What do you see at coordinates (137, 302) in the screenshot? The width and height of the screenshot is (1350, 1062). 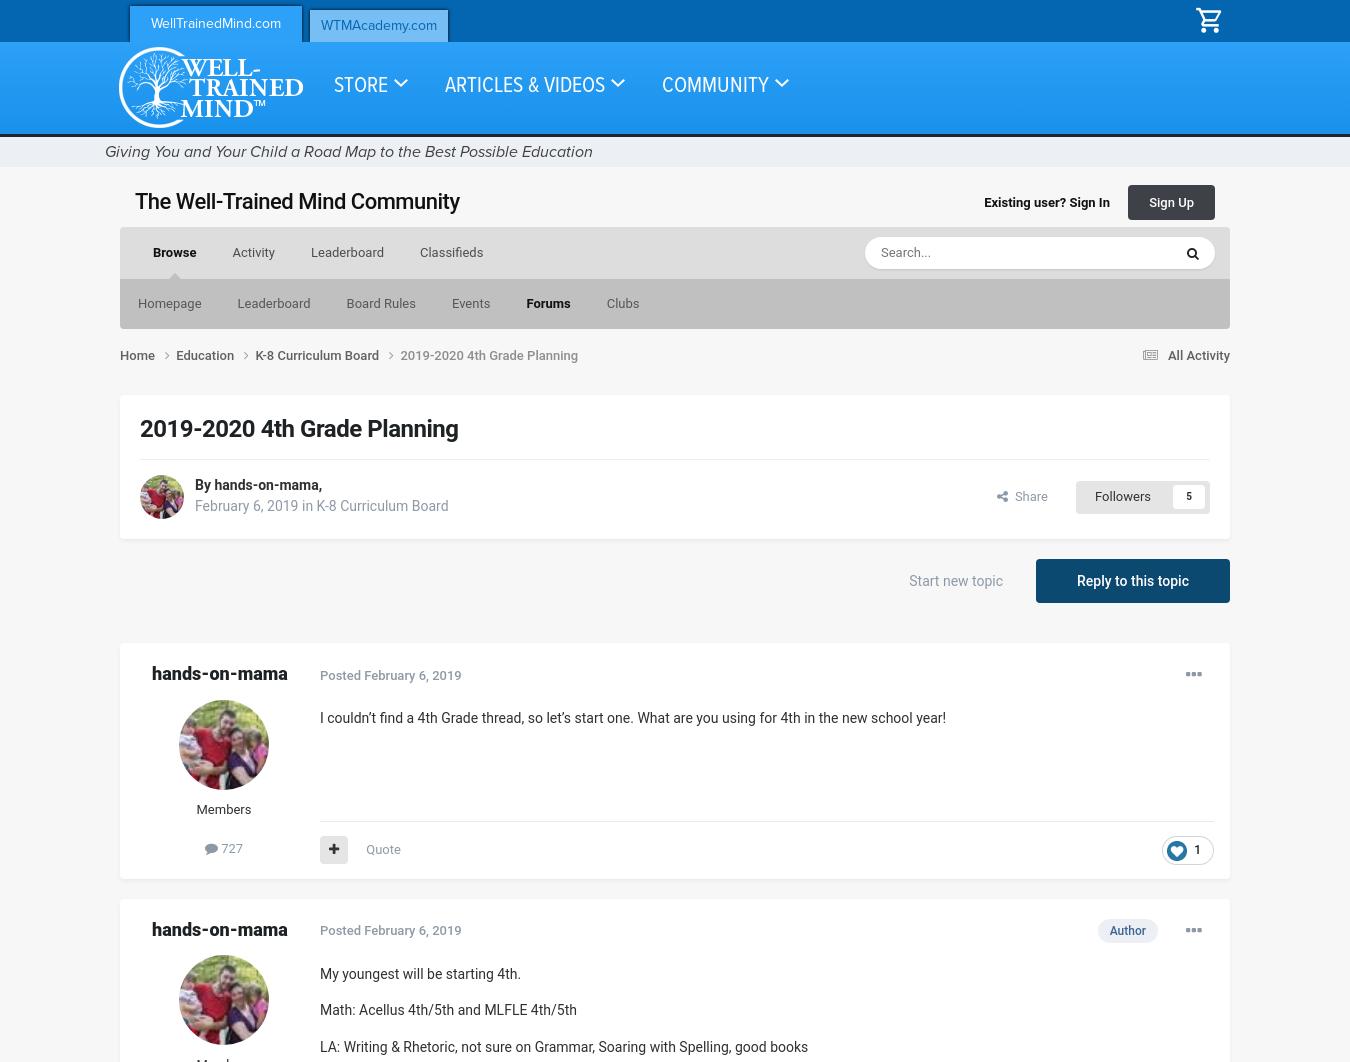 I see `'Homepage'` at bounding box center [137, 302].